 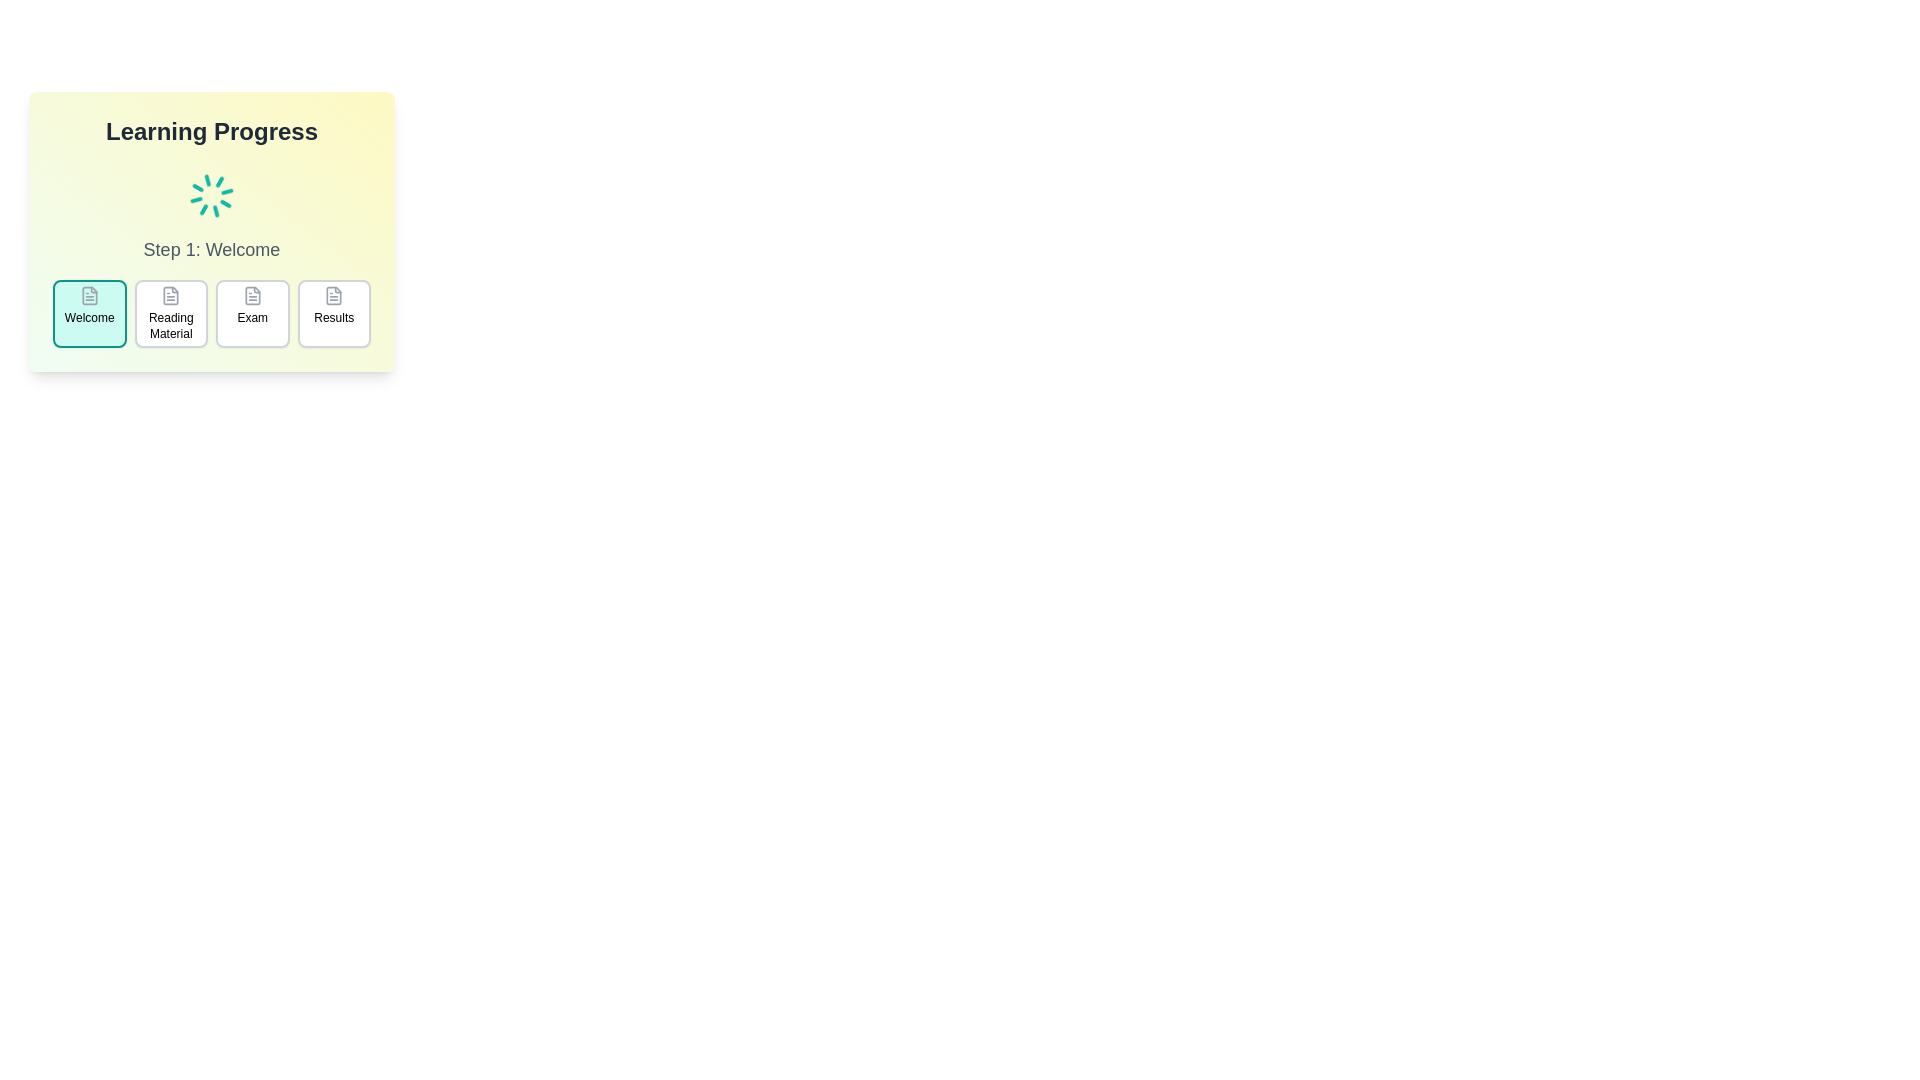 I want to click on the document icon located to the left of the 'Welcome' label, which visually represents an attachment or text-related content, so click(x=88, y=296).